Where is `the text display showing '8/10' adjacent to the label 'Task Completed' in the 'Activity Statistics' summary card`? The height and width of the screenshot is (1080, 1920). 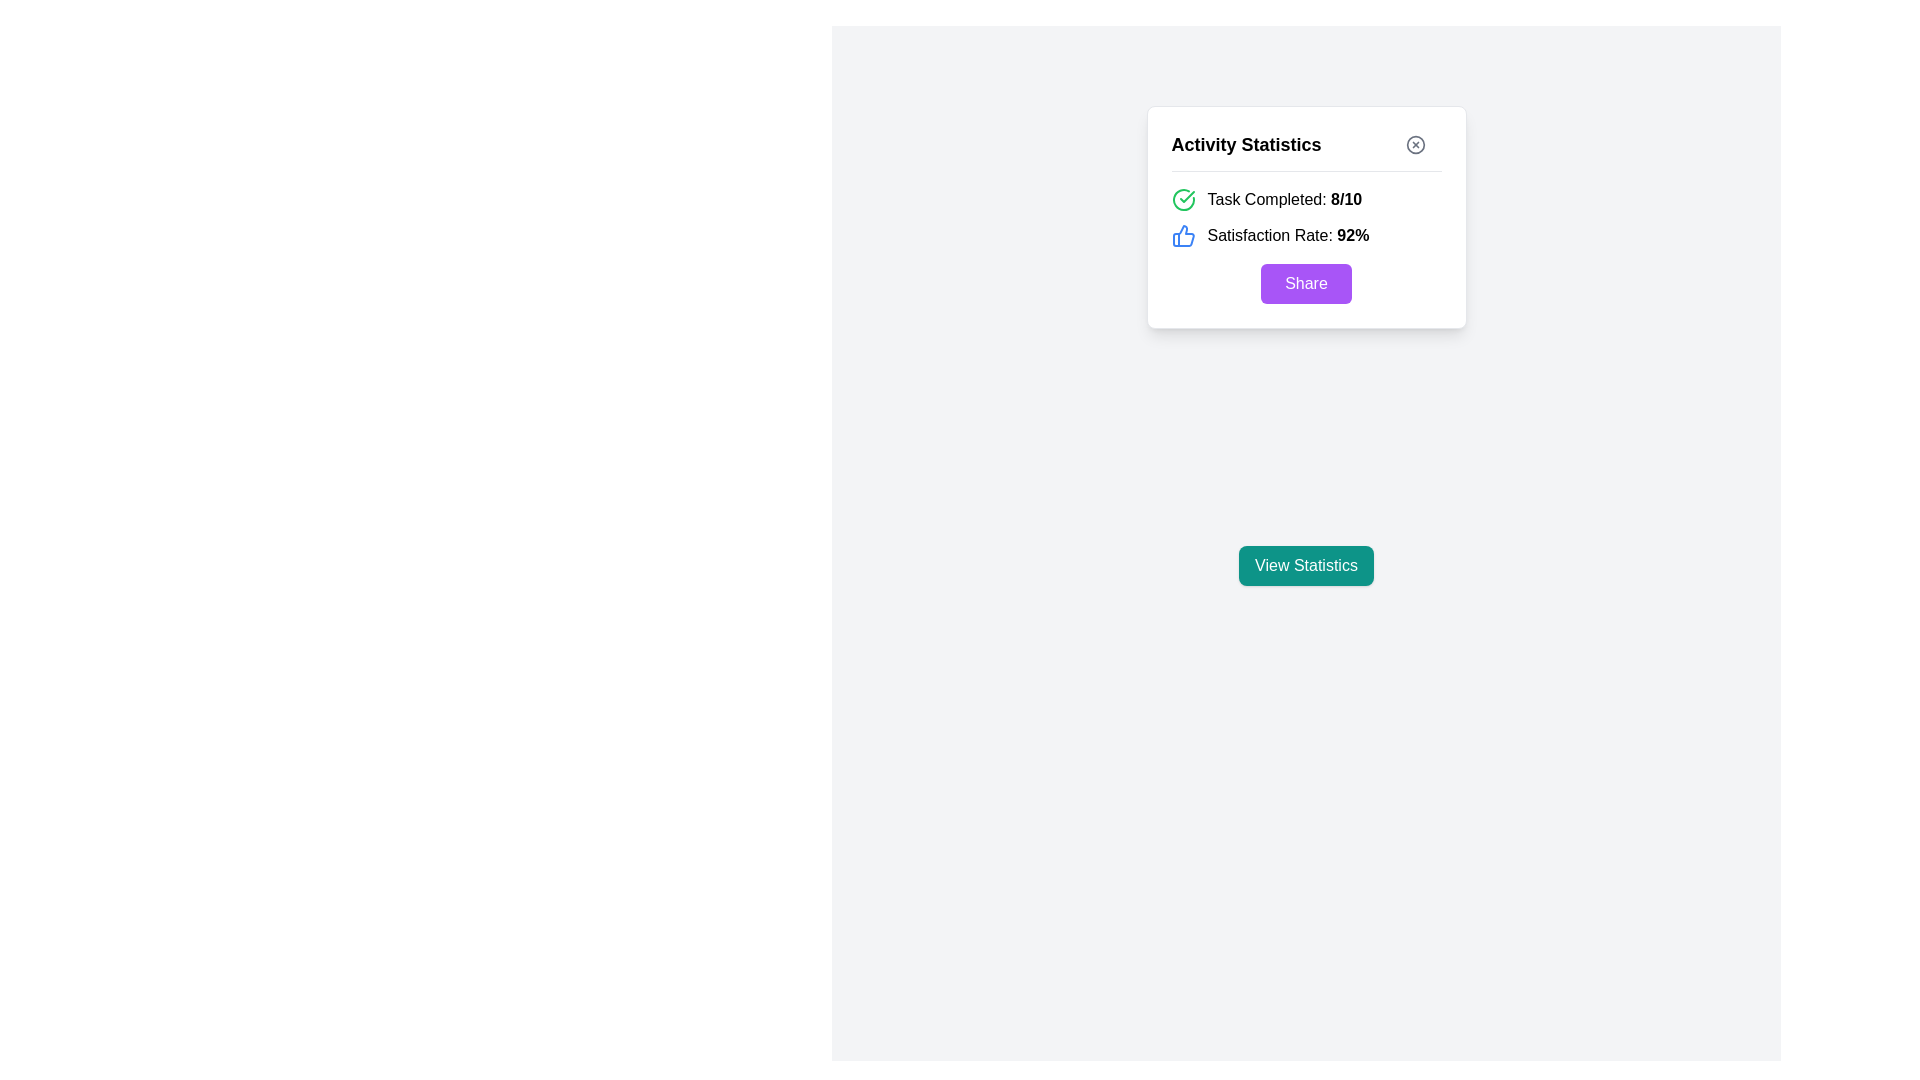
the text display showing '8/10' adjacent to the label 'Task Completed' in the 'Activity Statistics' summary card is located at coordinates (1346, 199).